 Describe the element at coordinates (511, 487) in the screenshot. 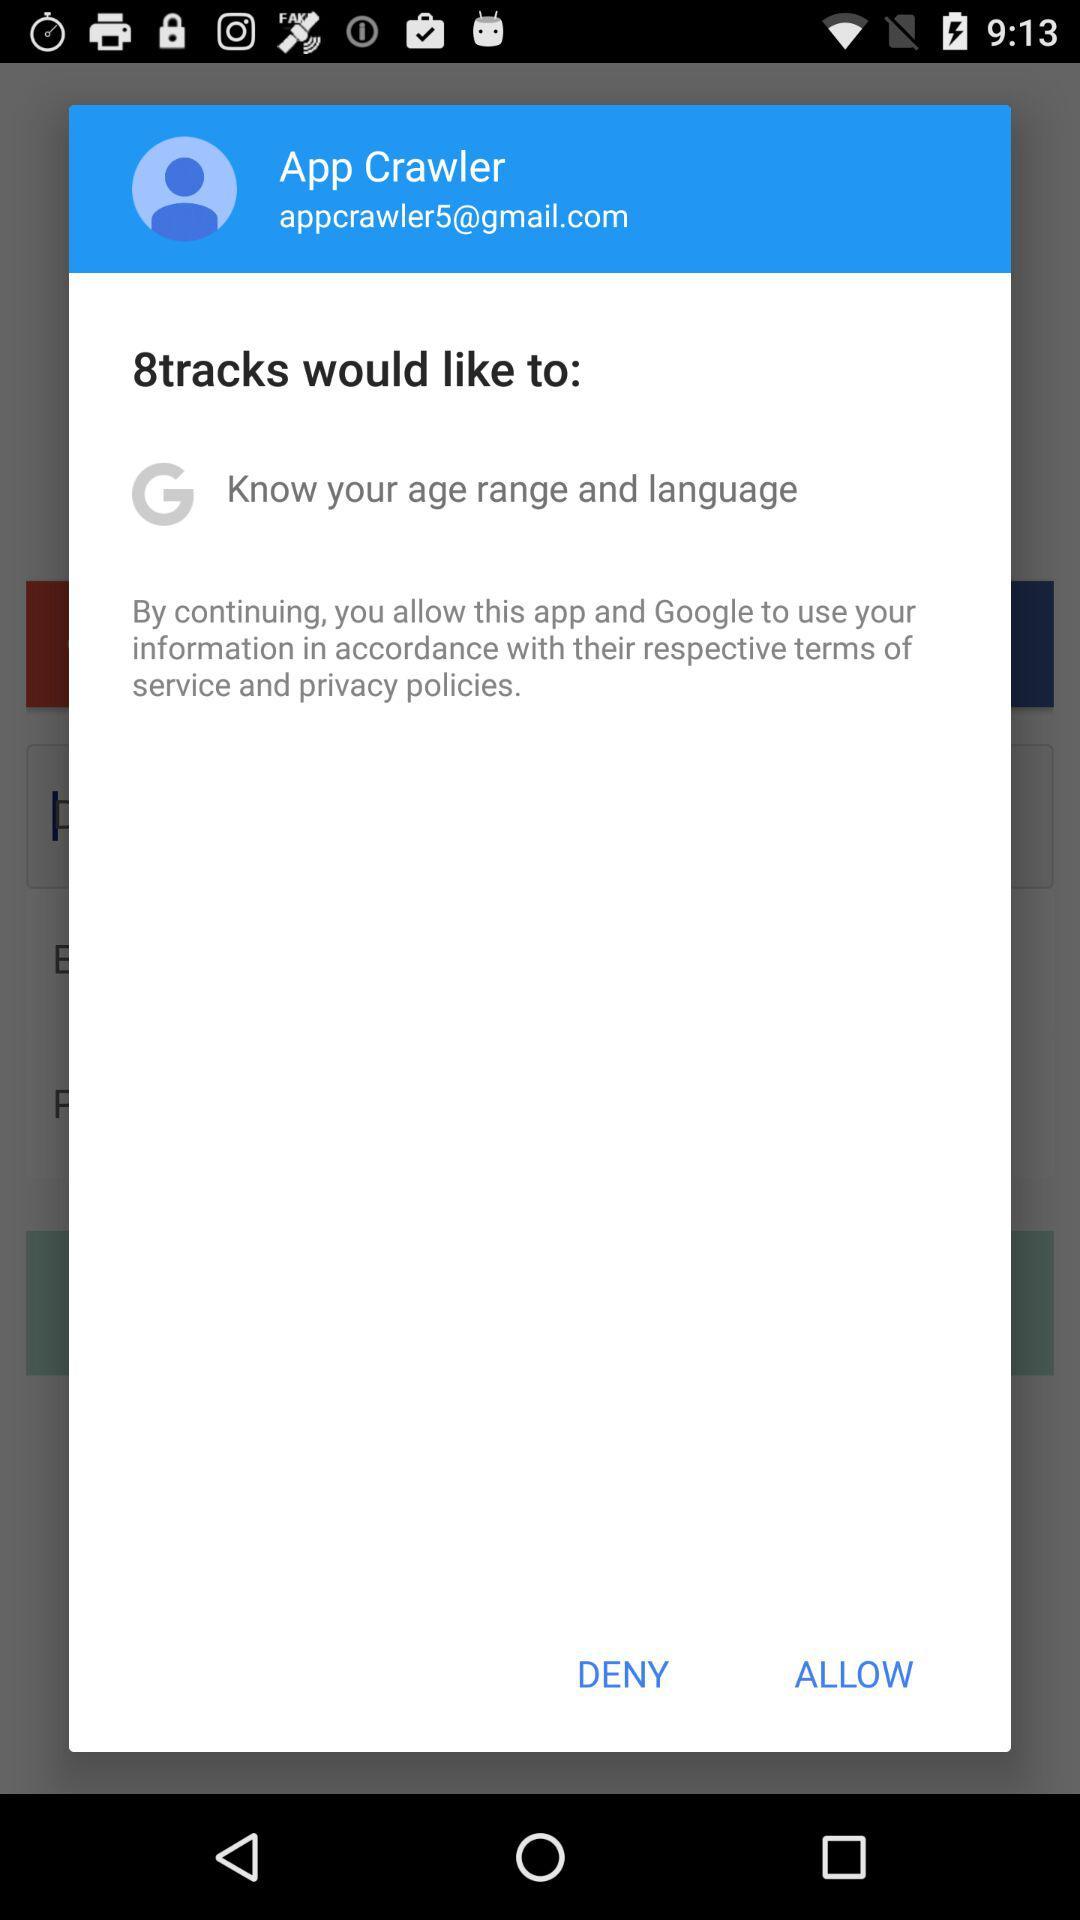

I see `the item below 8tracks would like app` at that location.